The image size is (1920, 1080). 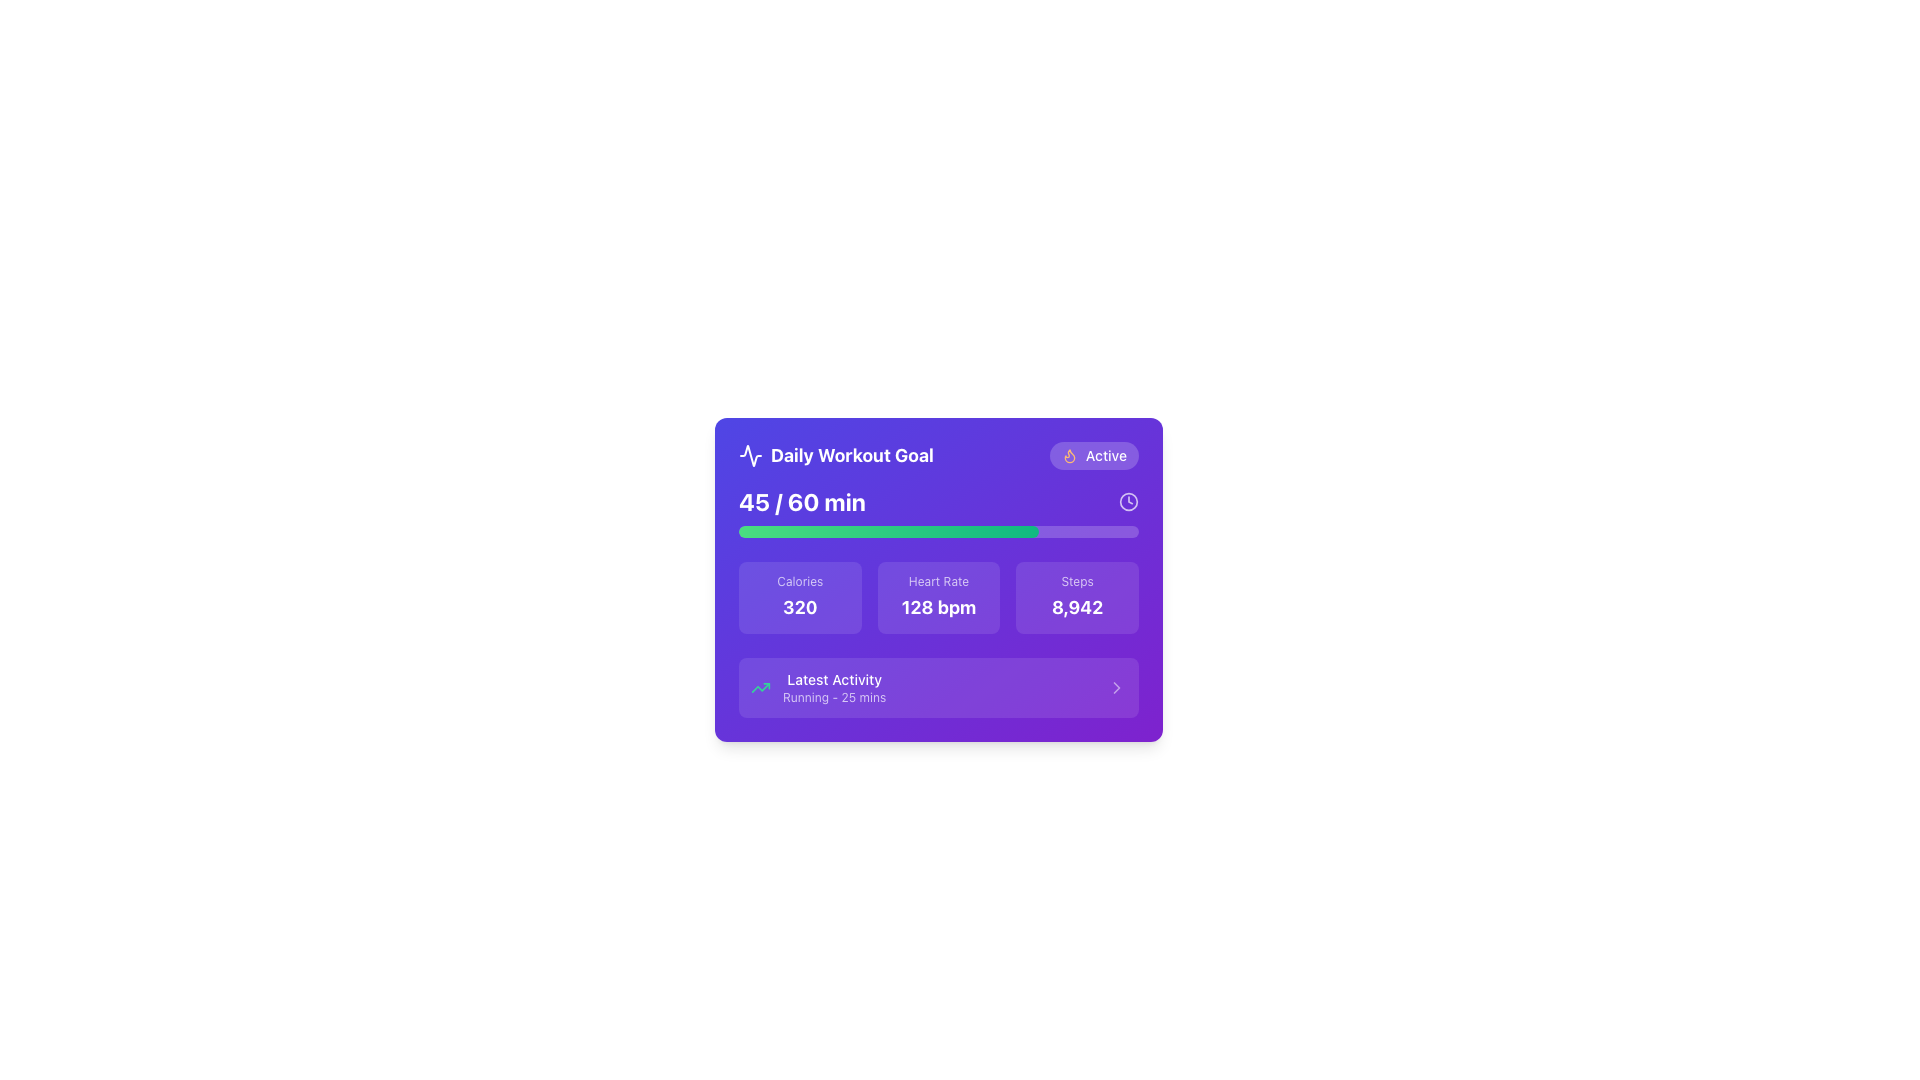 I want to click on the clock icon that represents the time-based information '45 / 60 min', located in the top-right corner of the card, so click(x=1128, y=500).